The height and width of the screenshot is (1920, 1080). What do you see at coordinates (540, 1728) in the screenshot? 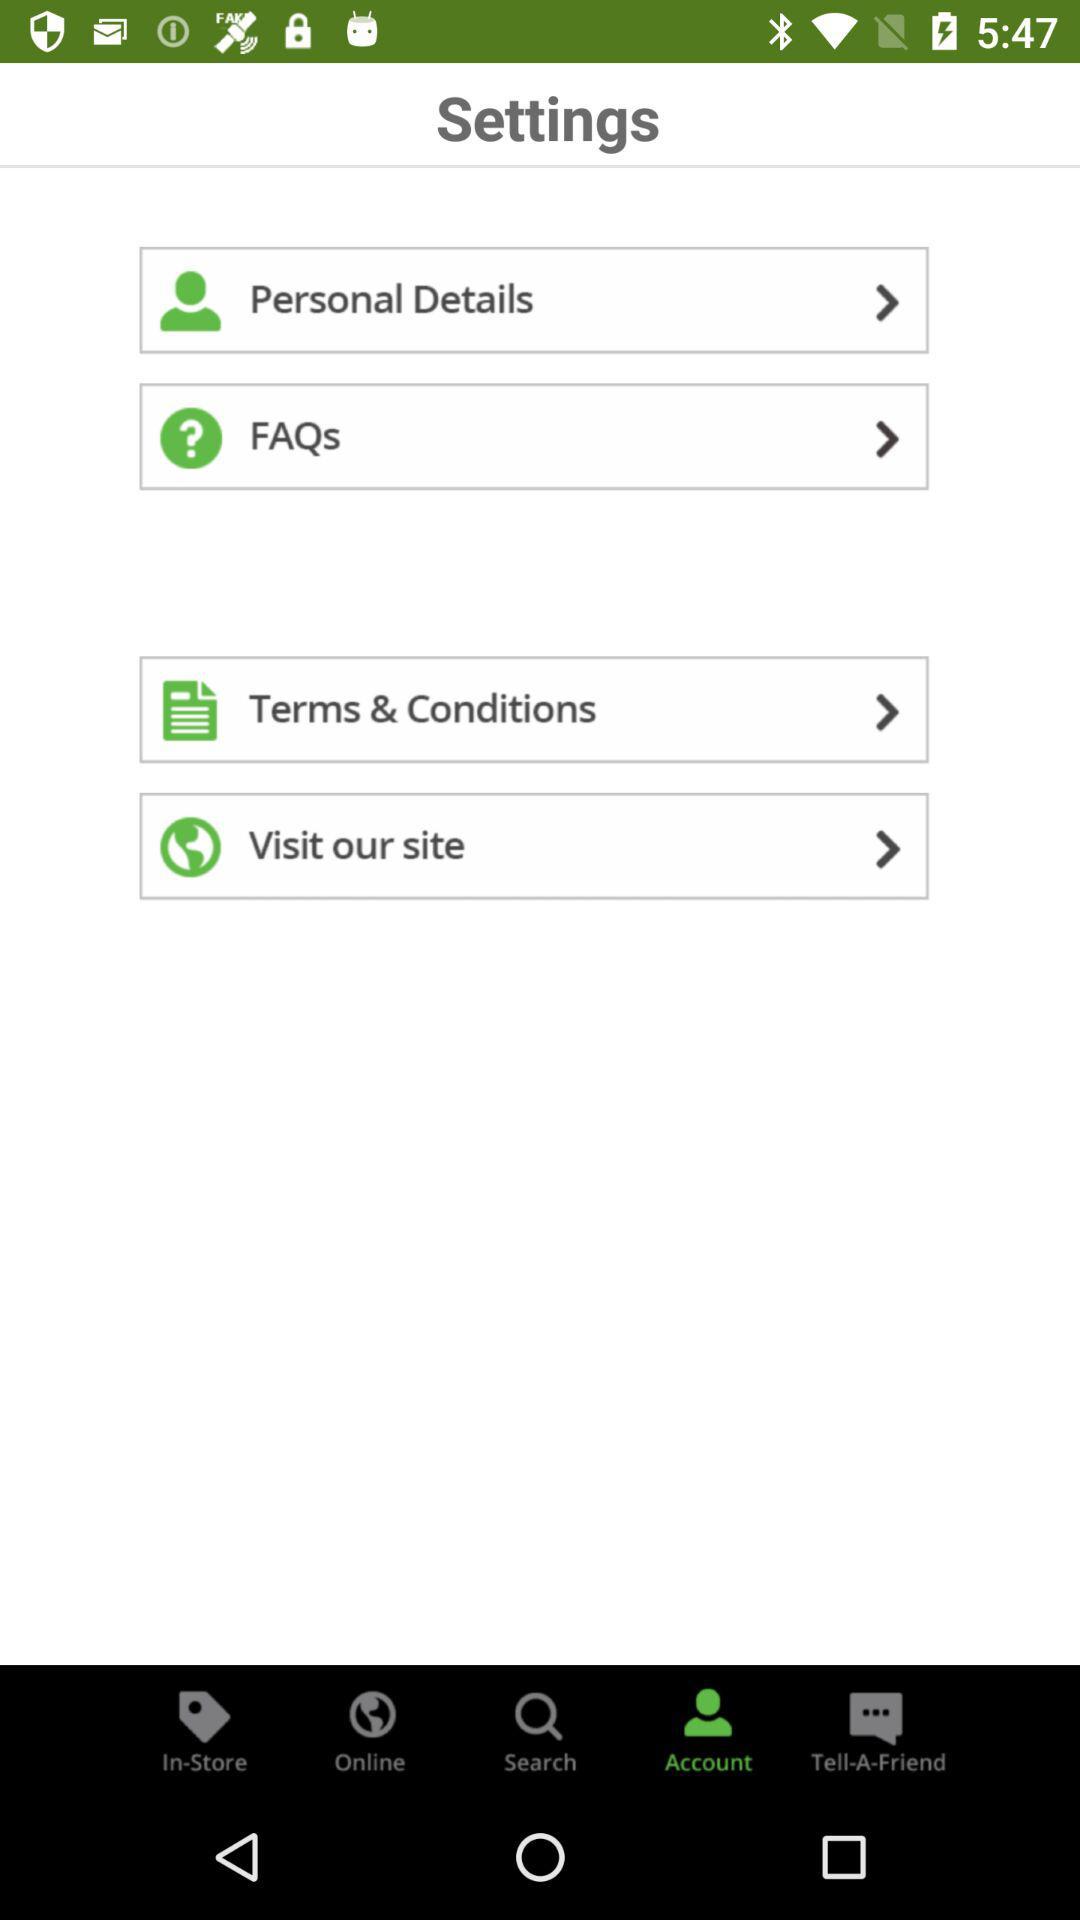
I see `the search icon` at bounding box center [540, 1728].